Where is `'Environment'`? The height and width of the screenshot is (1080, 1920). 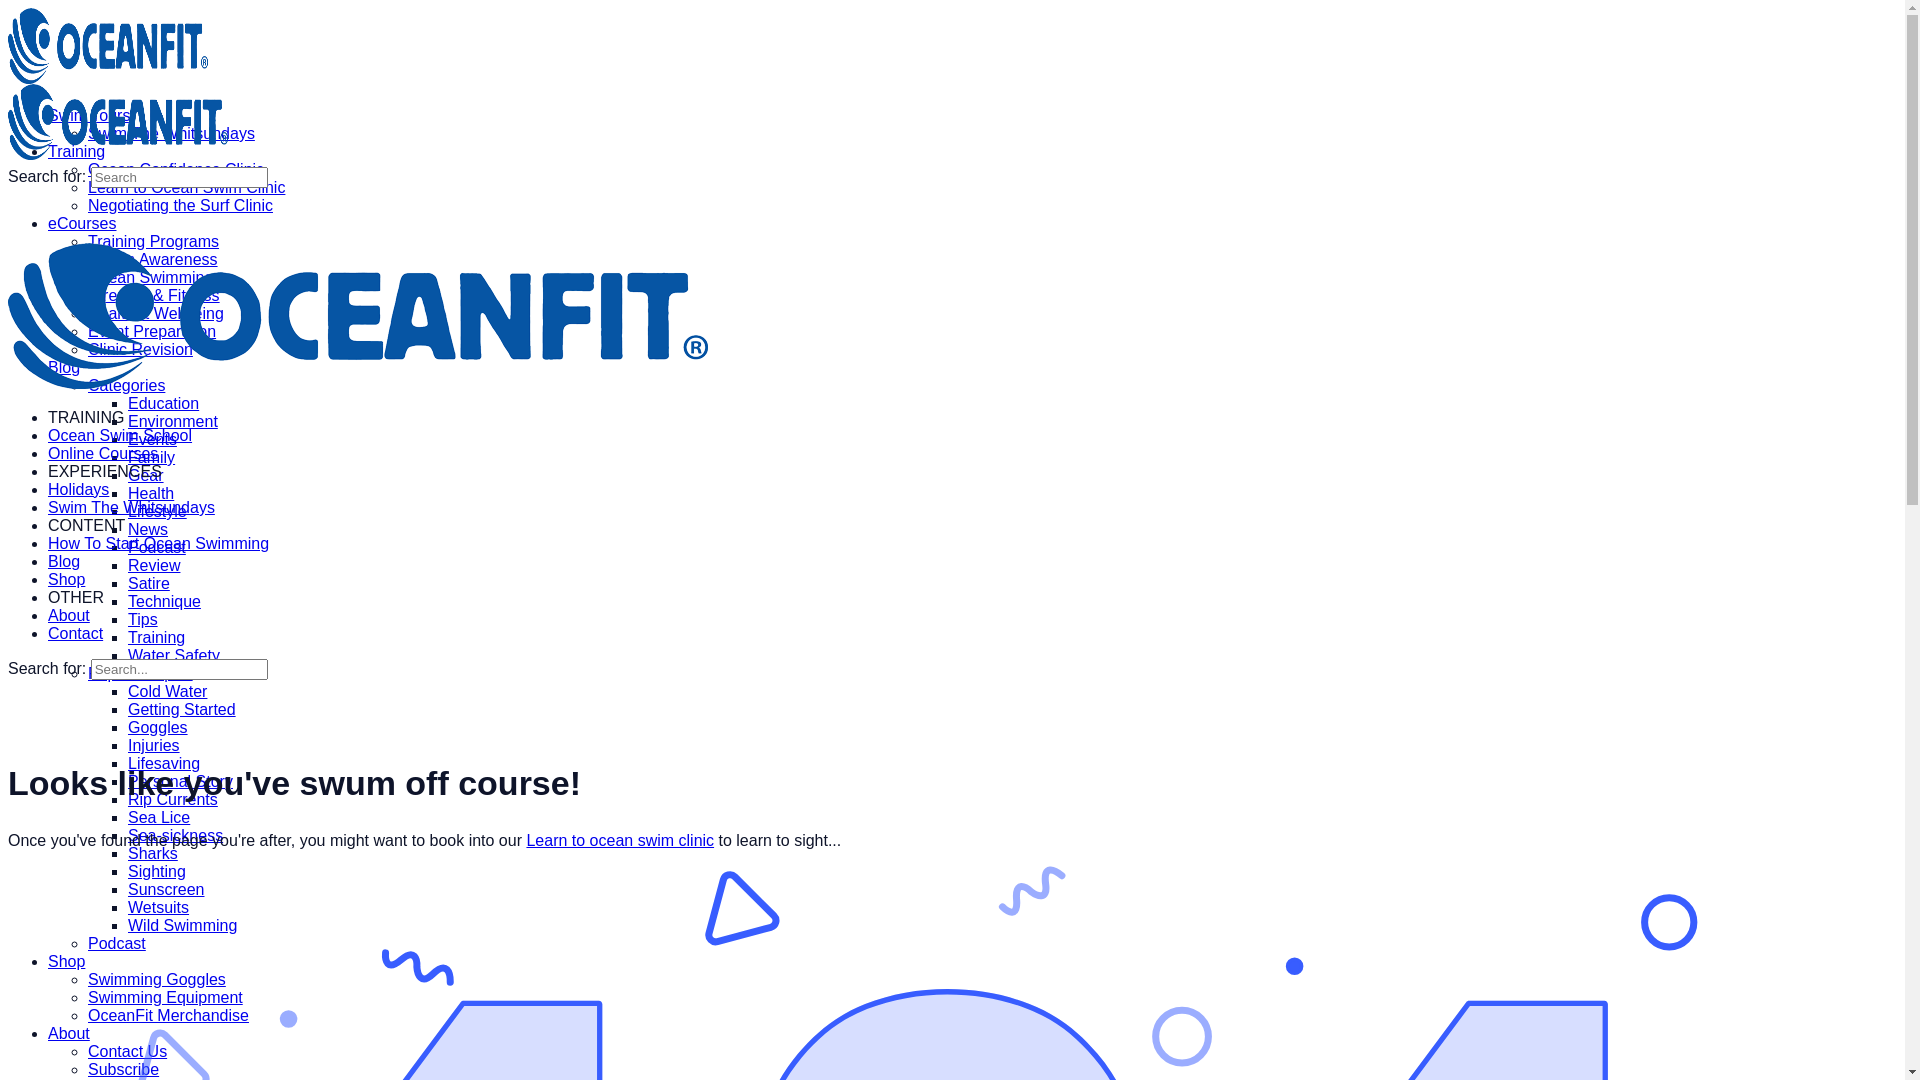 'Environment' is located at coordinates (172, 420).